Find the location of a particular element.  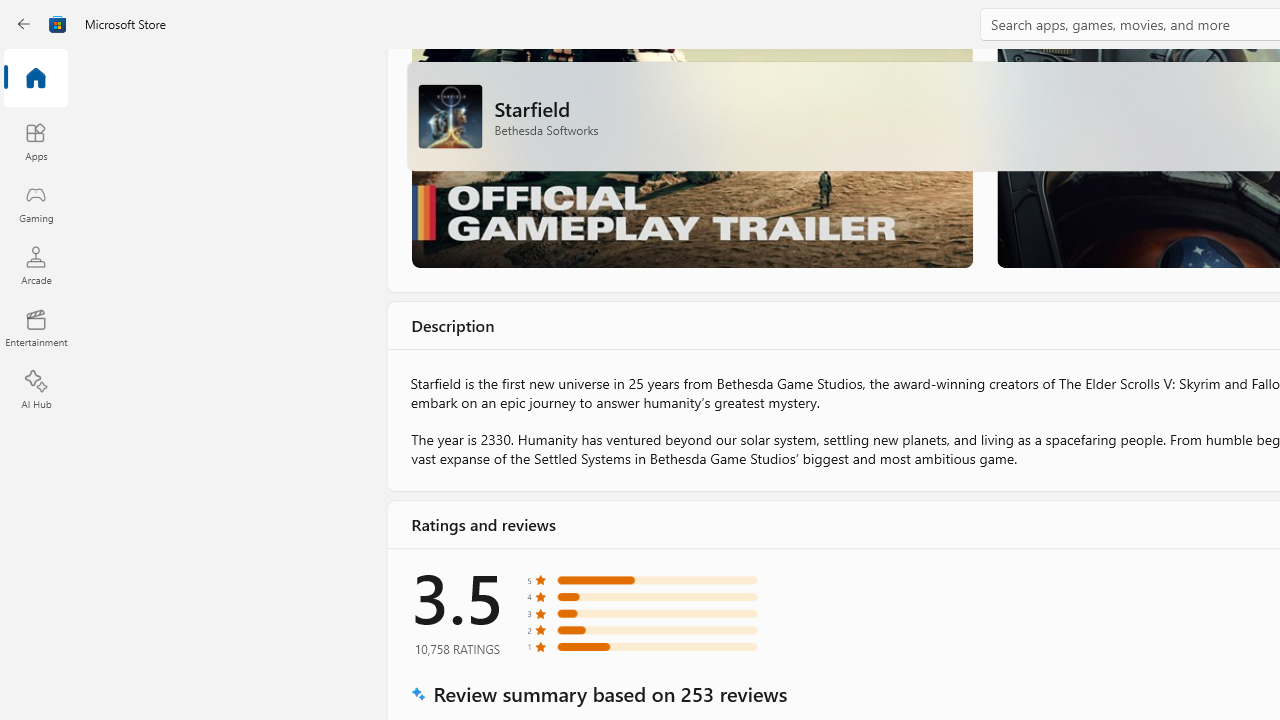

'Back' is located at coordinates (24, 24).